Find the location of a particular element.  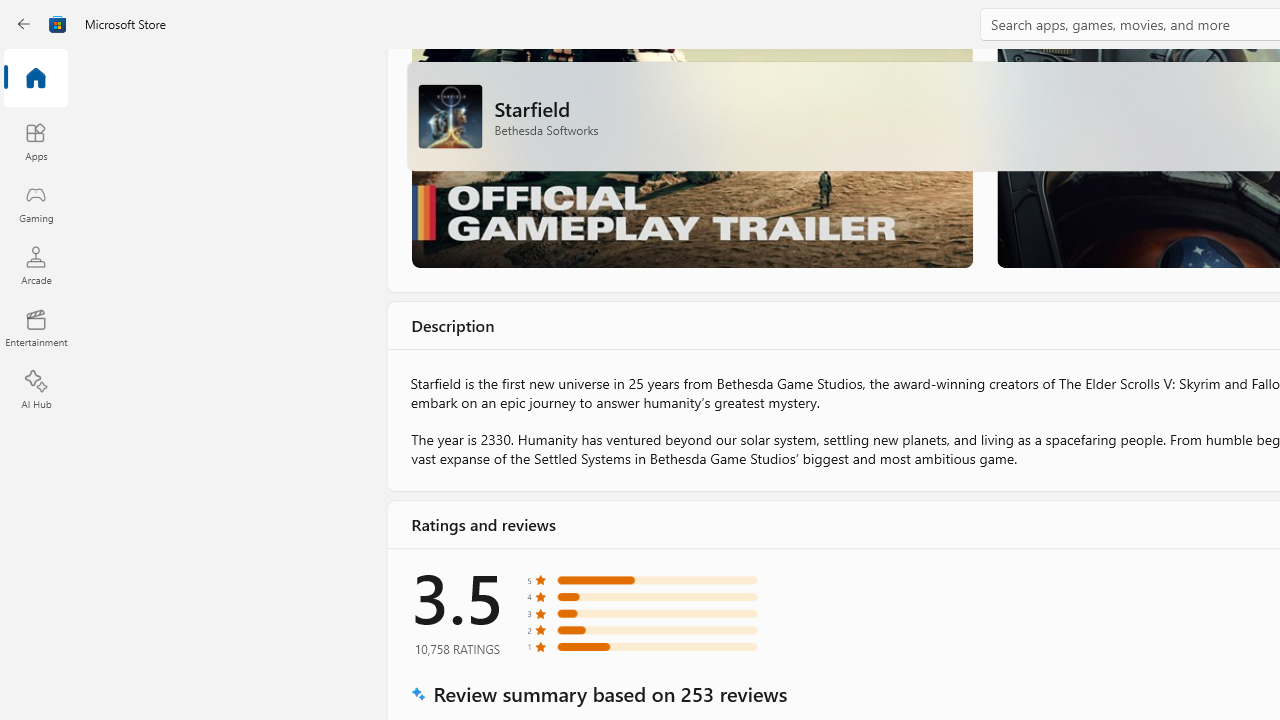

'Back' is located at coordinates (24, 24).